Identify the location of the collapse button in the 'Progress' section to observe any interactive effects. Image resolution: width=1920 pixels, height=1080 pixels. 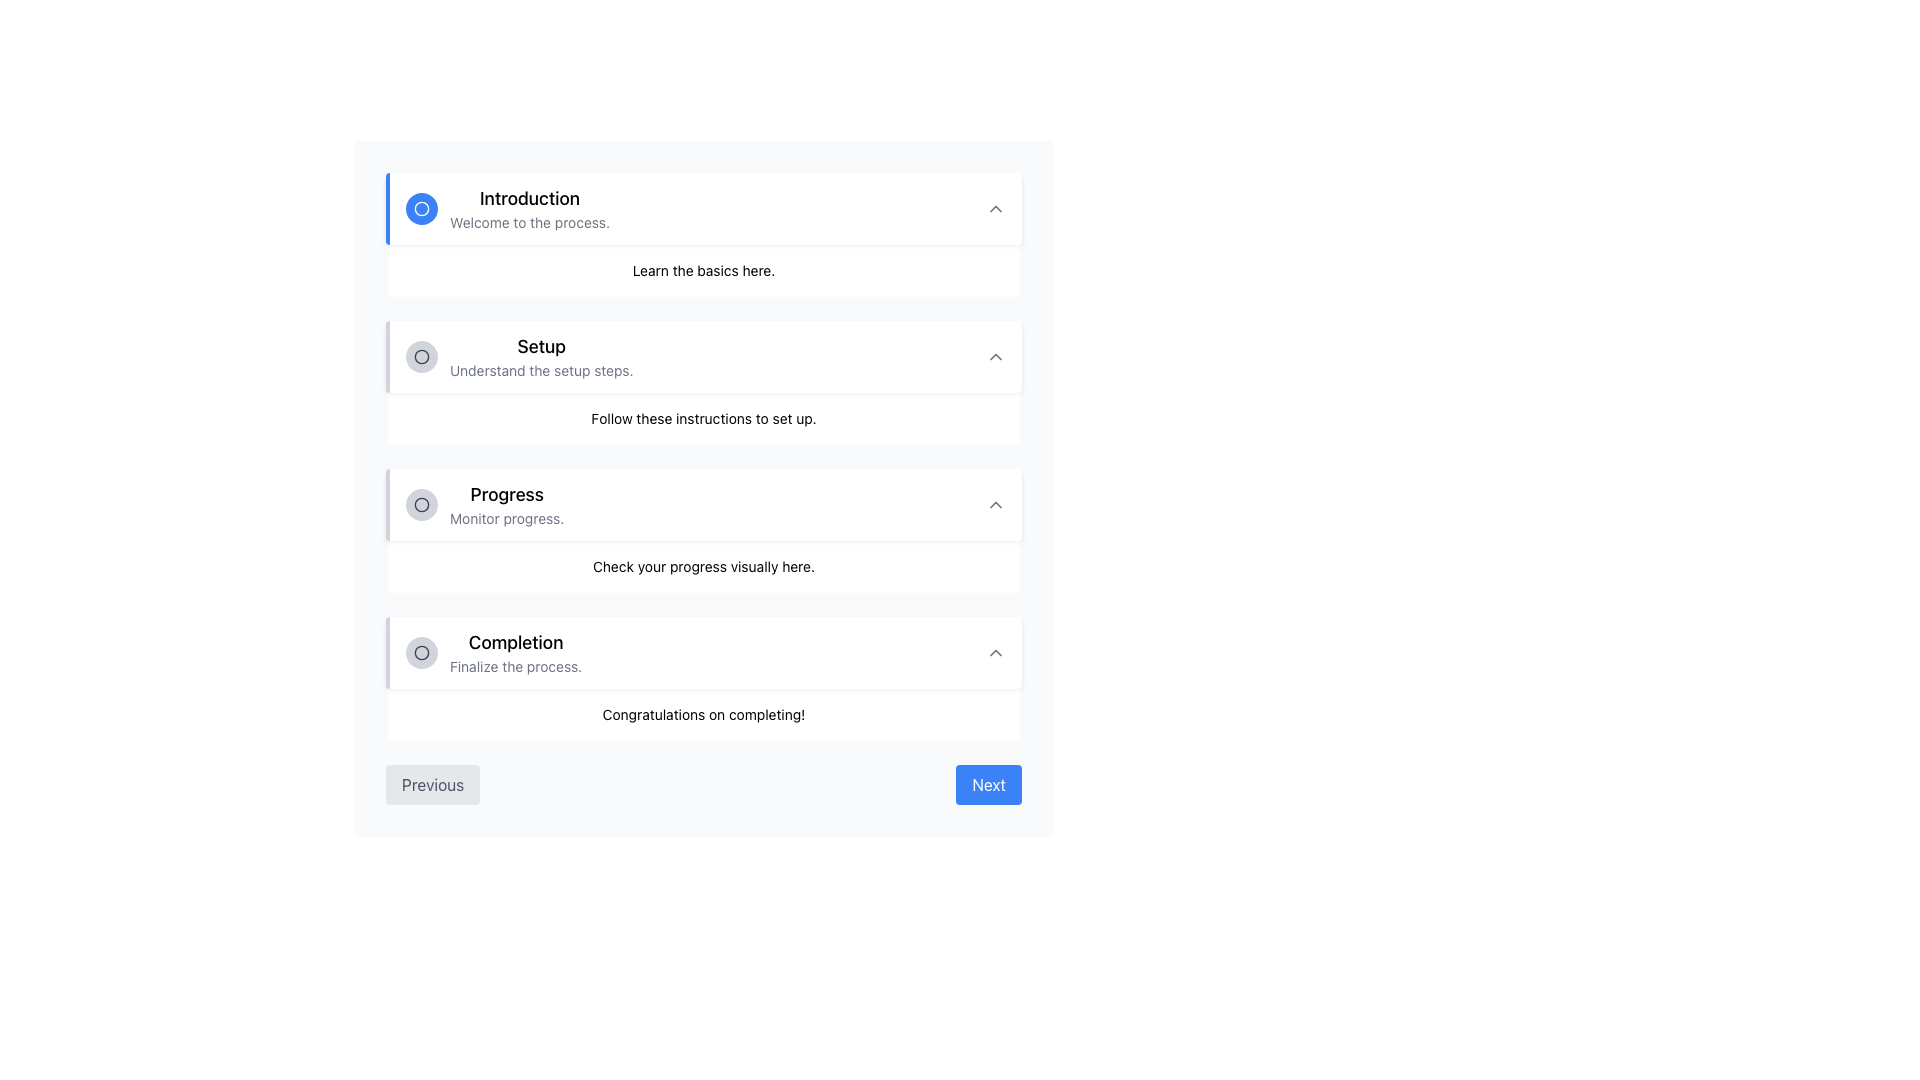
(996, 504).